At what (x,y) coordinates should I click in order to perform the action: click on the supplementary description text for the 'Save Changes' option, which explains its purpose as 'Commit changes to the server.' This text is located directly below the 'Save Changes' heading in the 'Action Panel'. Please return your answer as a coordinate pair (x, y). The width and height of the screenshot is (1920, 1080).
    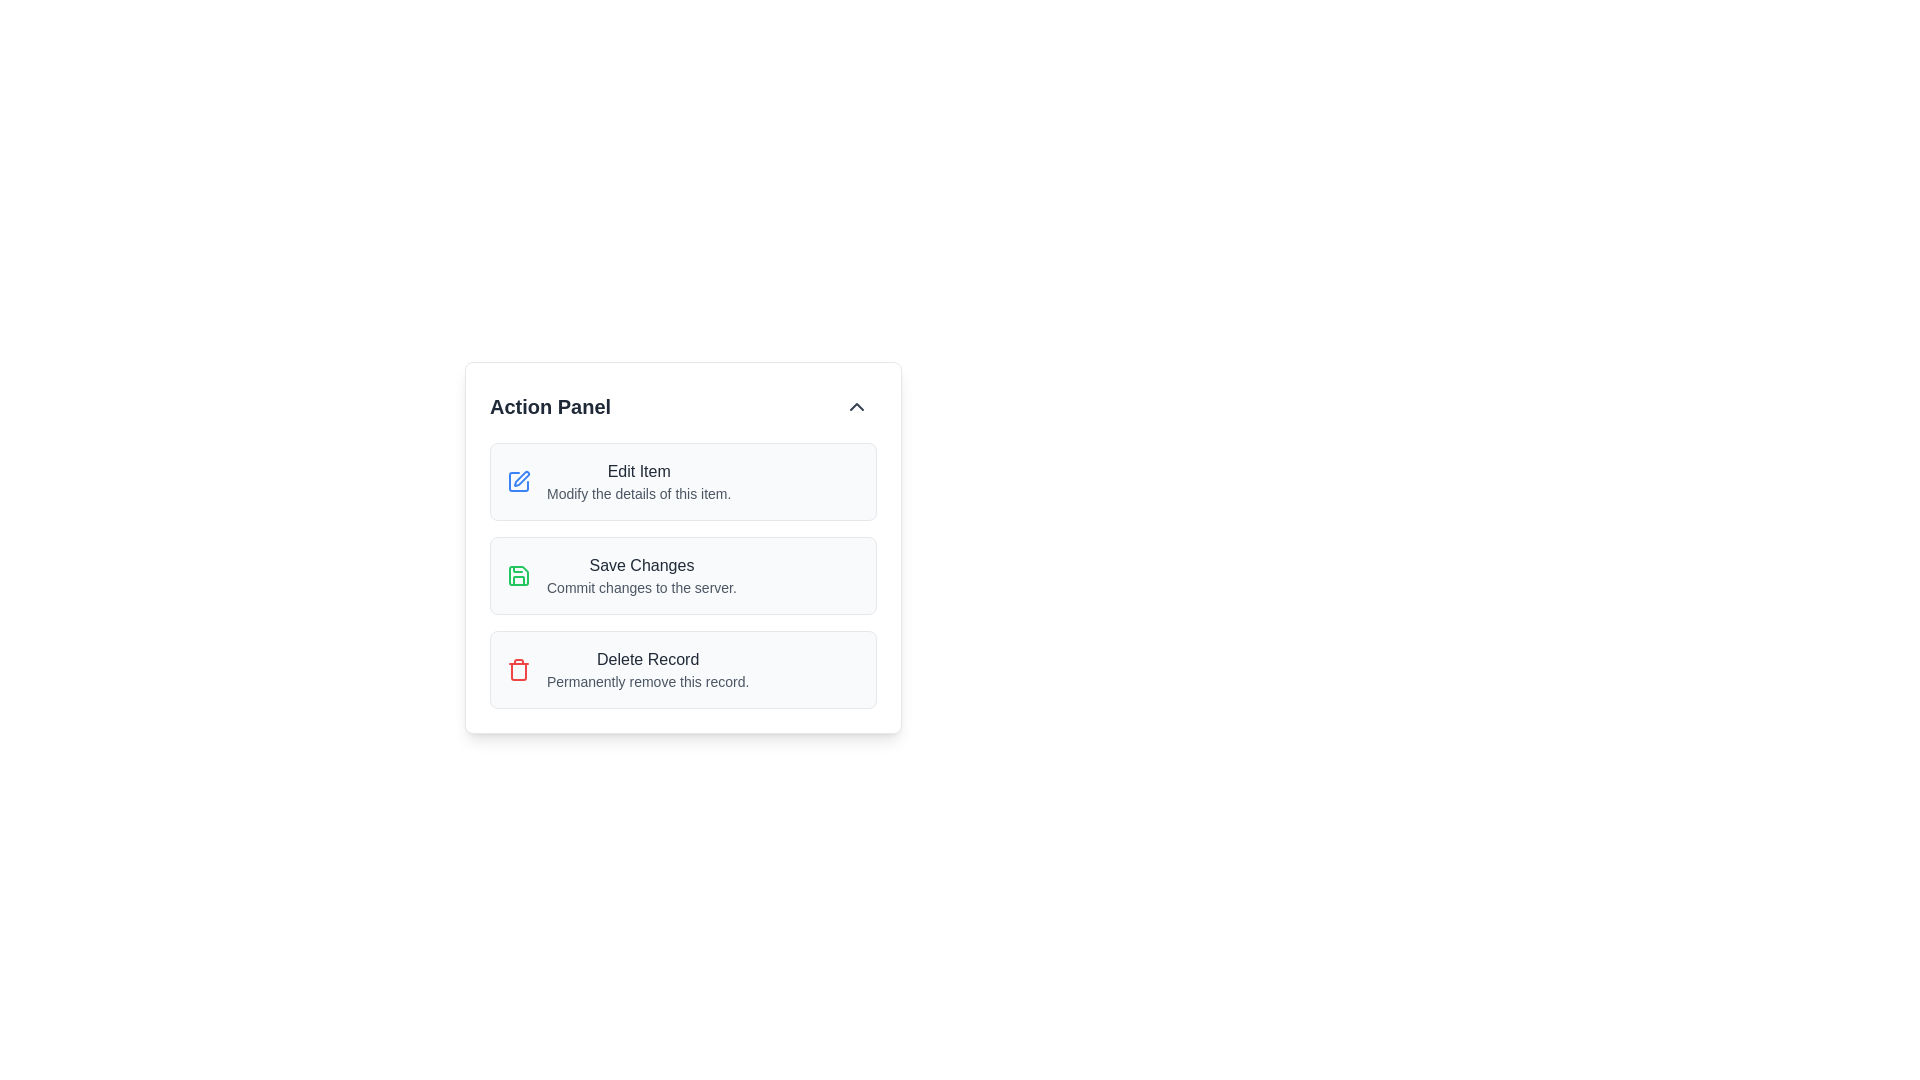
    Looking at the image, I should click on (641, 586).